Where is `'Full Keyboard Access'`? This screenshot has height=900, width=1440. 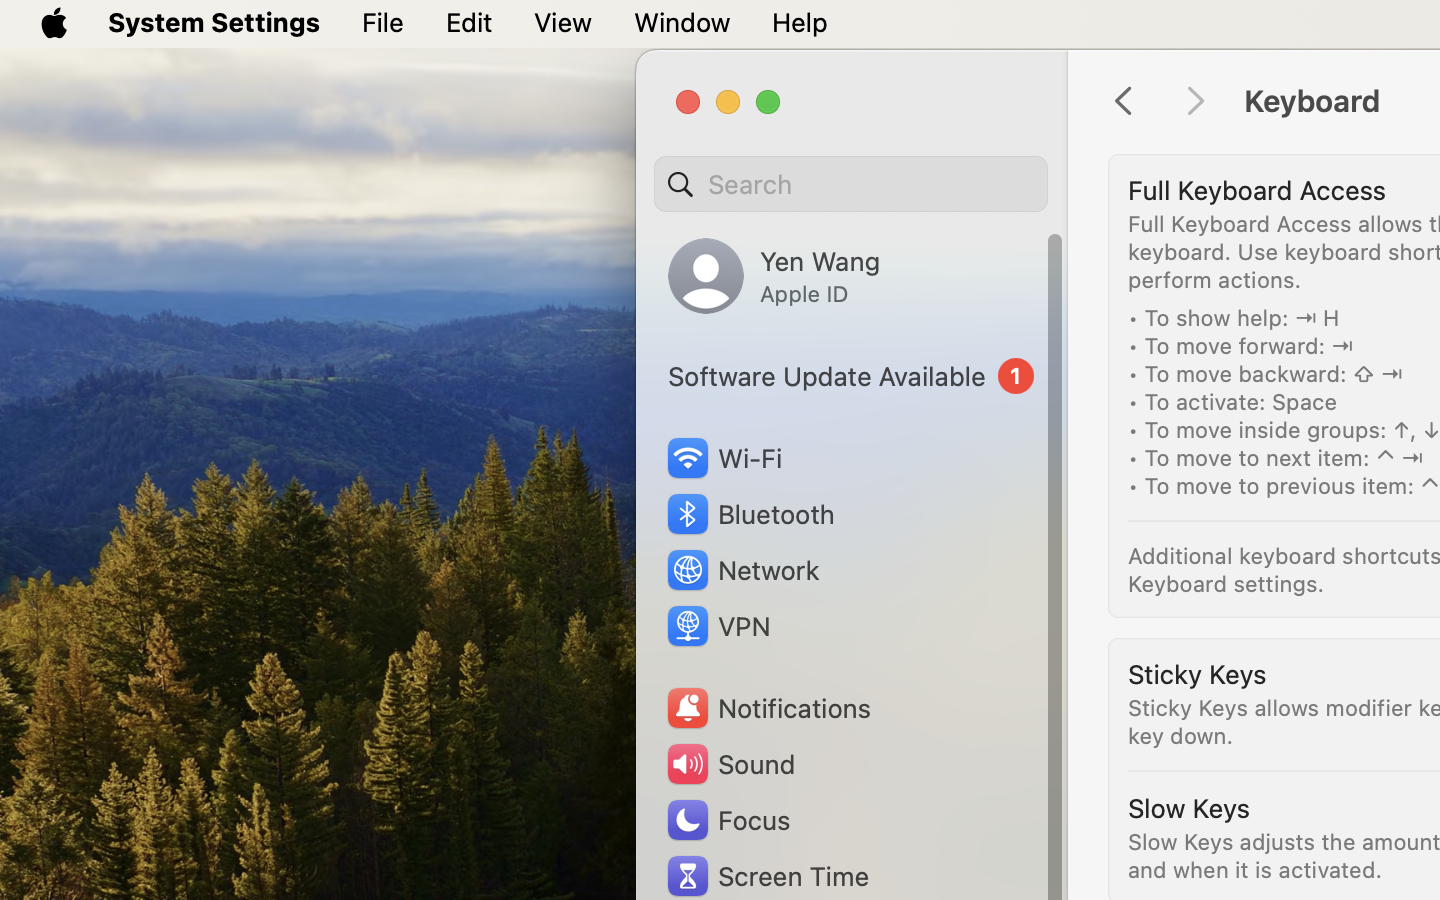 'Full Keyboard Access' is located at coordinates (1255, 189).